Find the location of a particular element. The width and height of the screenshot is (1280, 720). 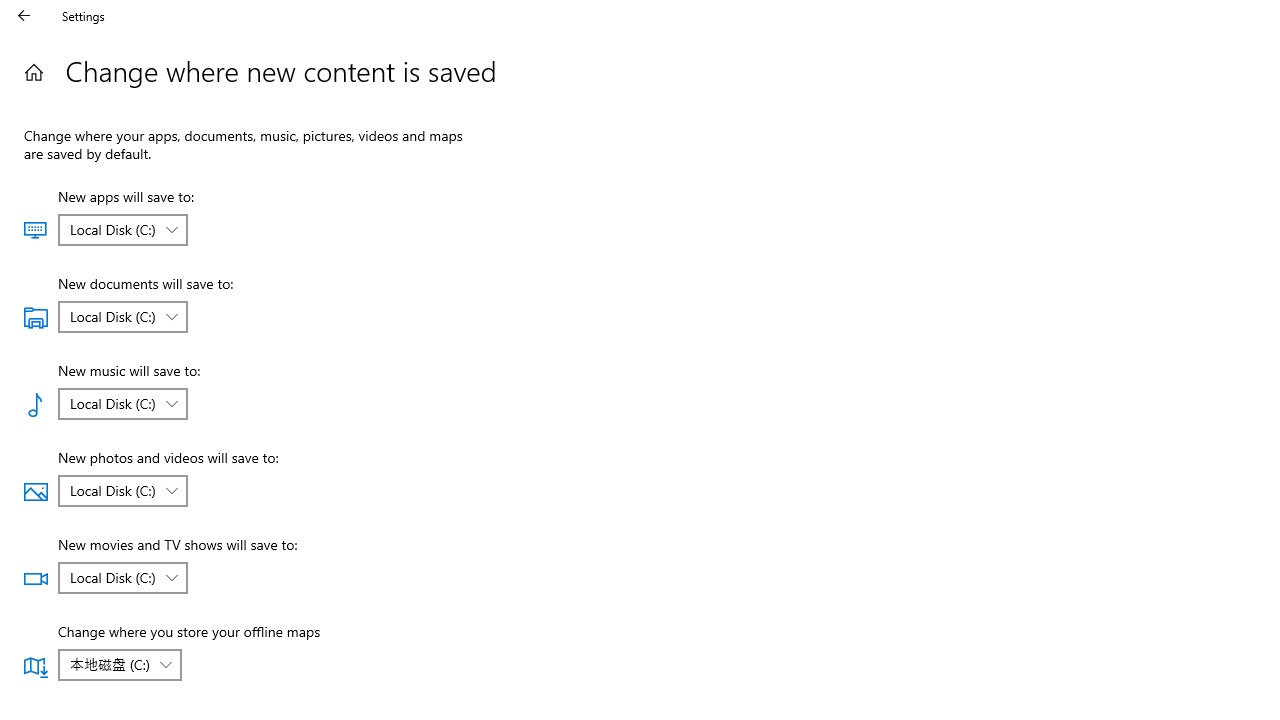

'Home' is located at coordinates (33, 71).